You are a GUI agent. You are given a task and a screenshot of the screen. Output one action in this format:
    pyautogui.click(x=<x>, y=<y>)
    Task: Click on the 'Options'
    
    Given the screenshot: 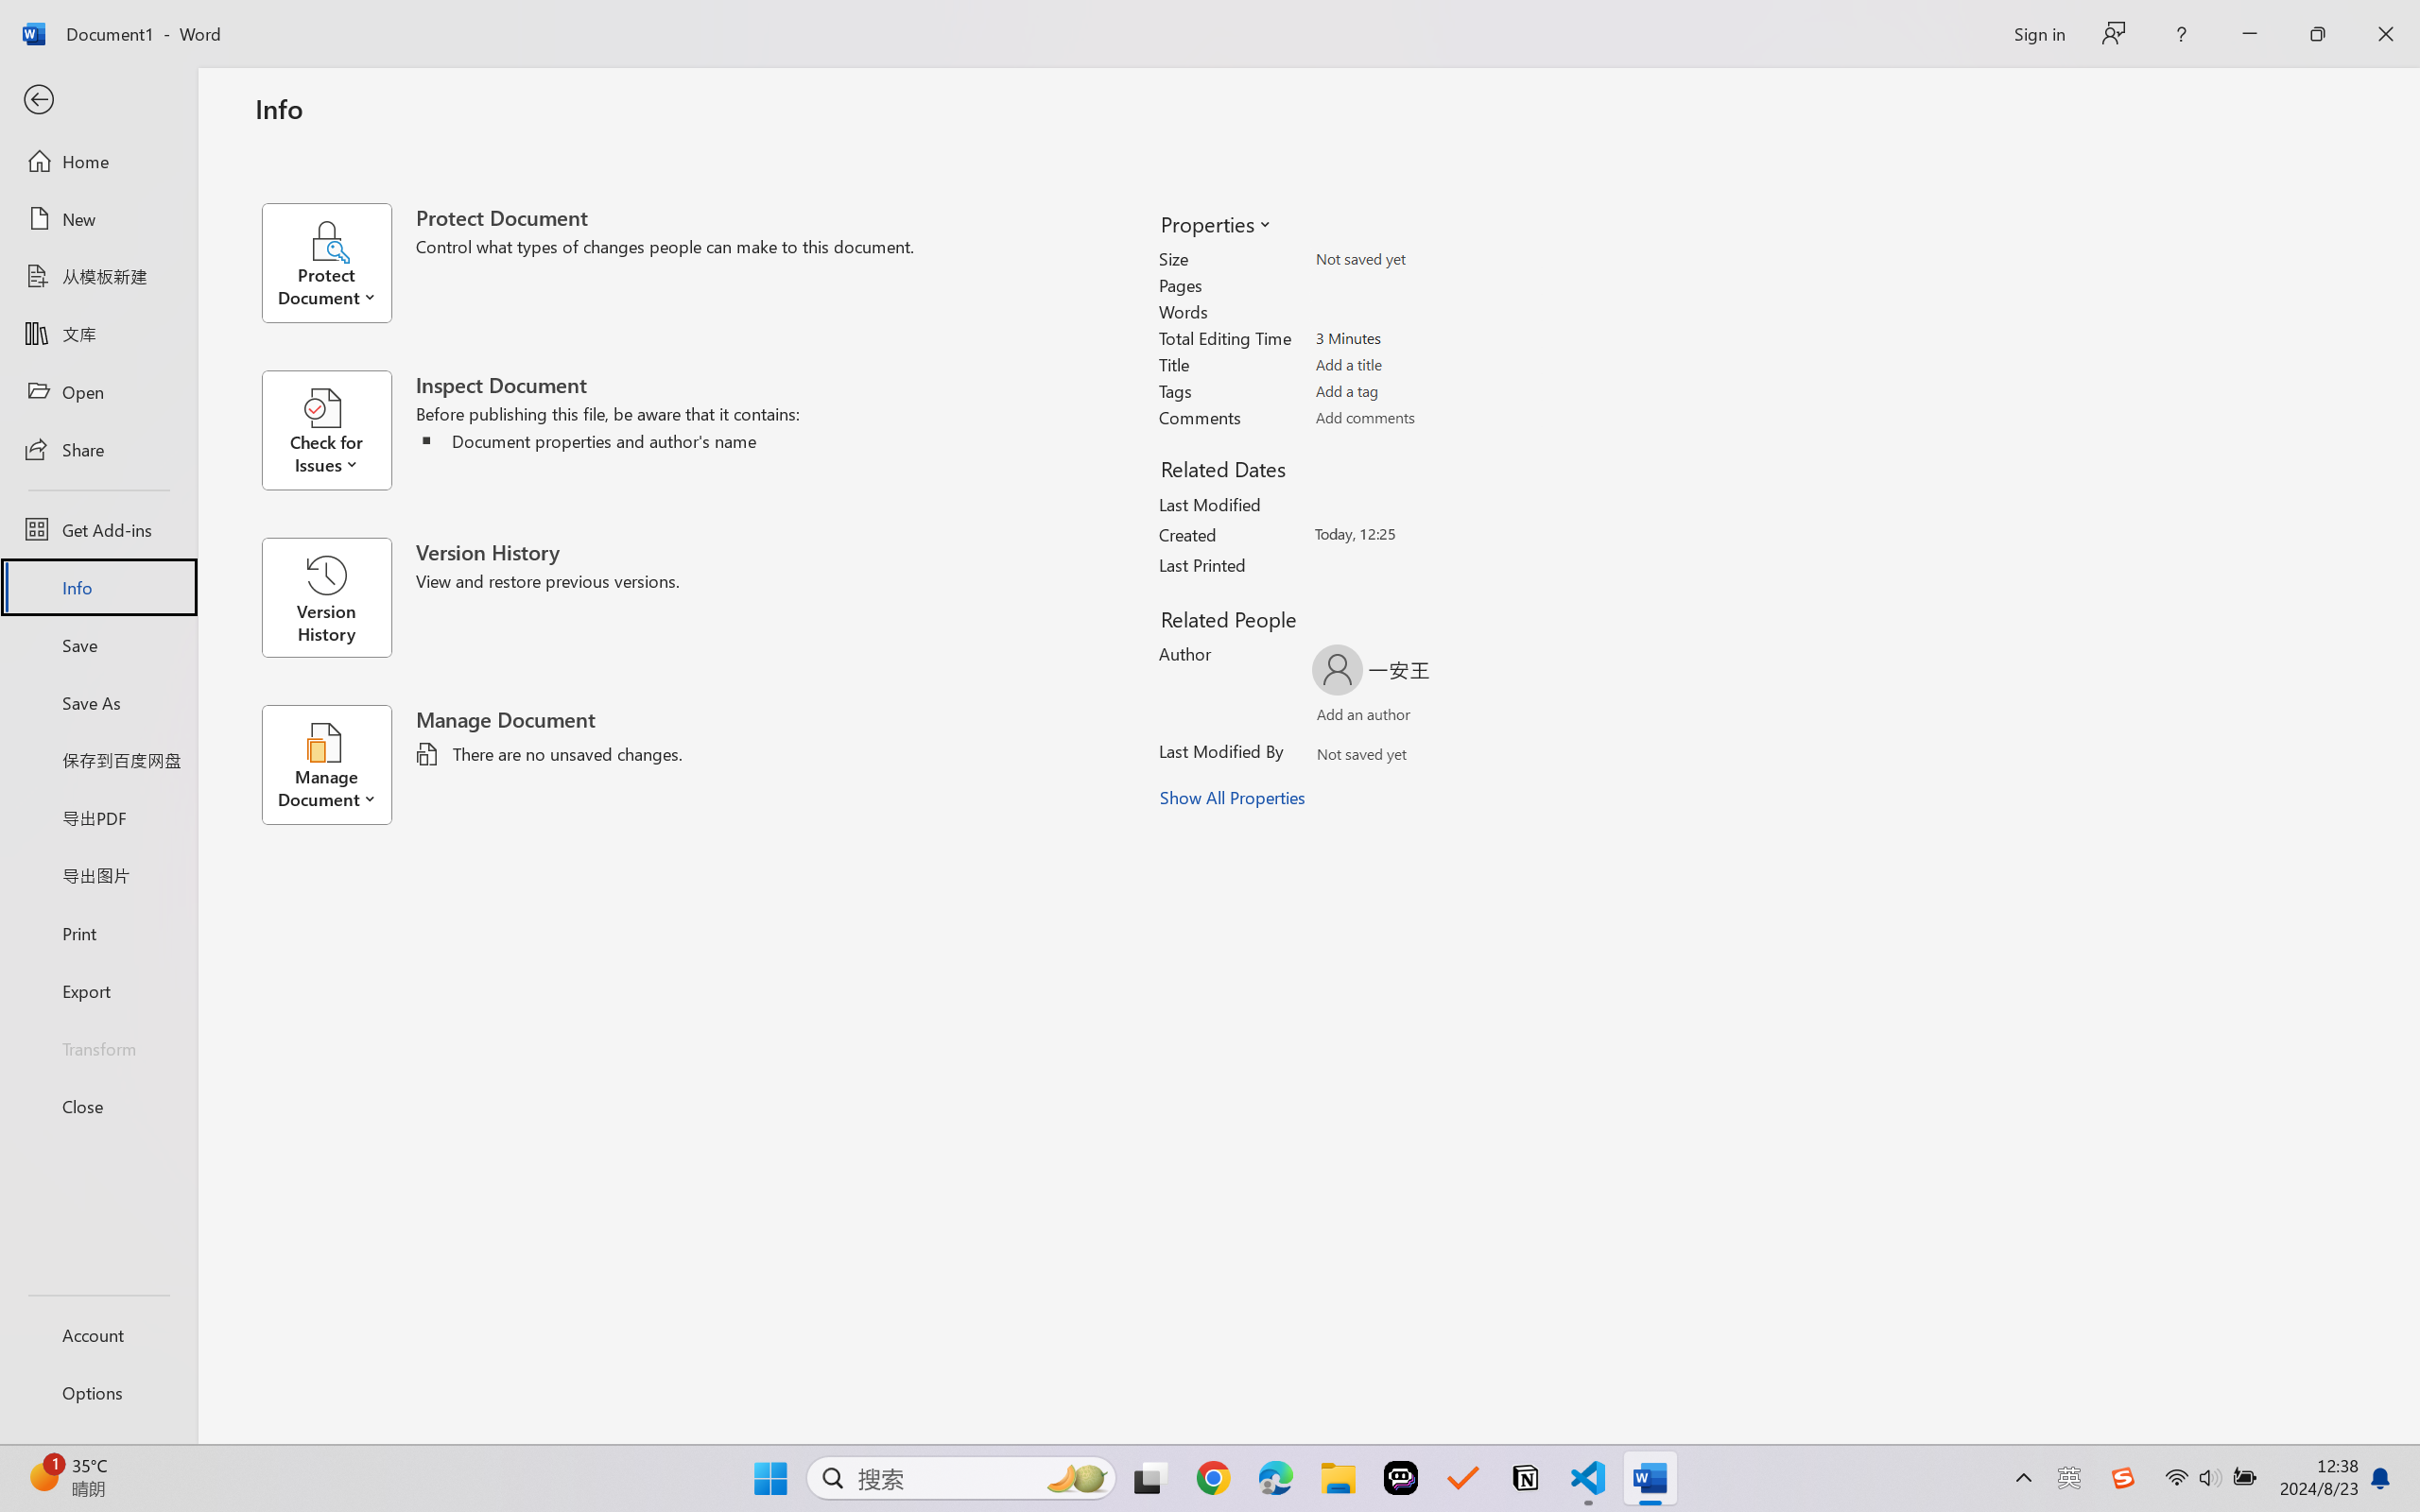 What is the action you would take?
    pyautogui.click(x=97, y=1391)
    